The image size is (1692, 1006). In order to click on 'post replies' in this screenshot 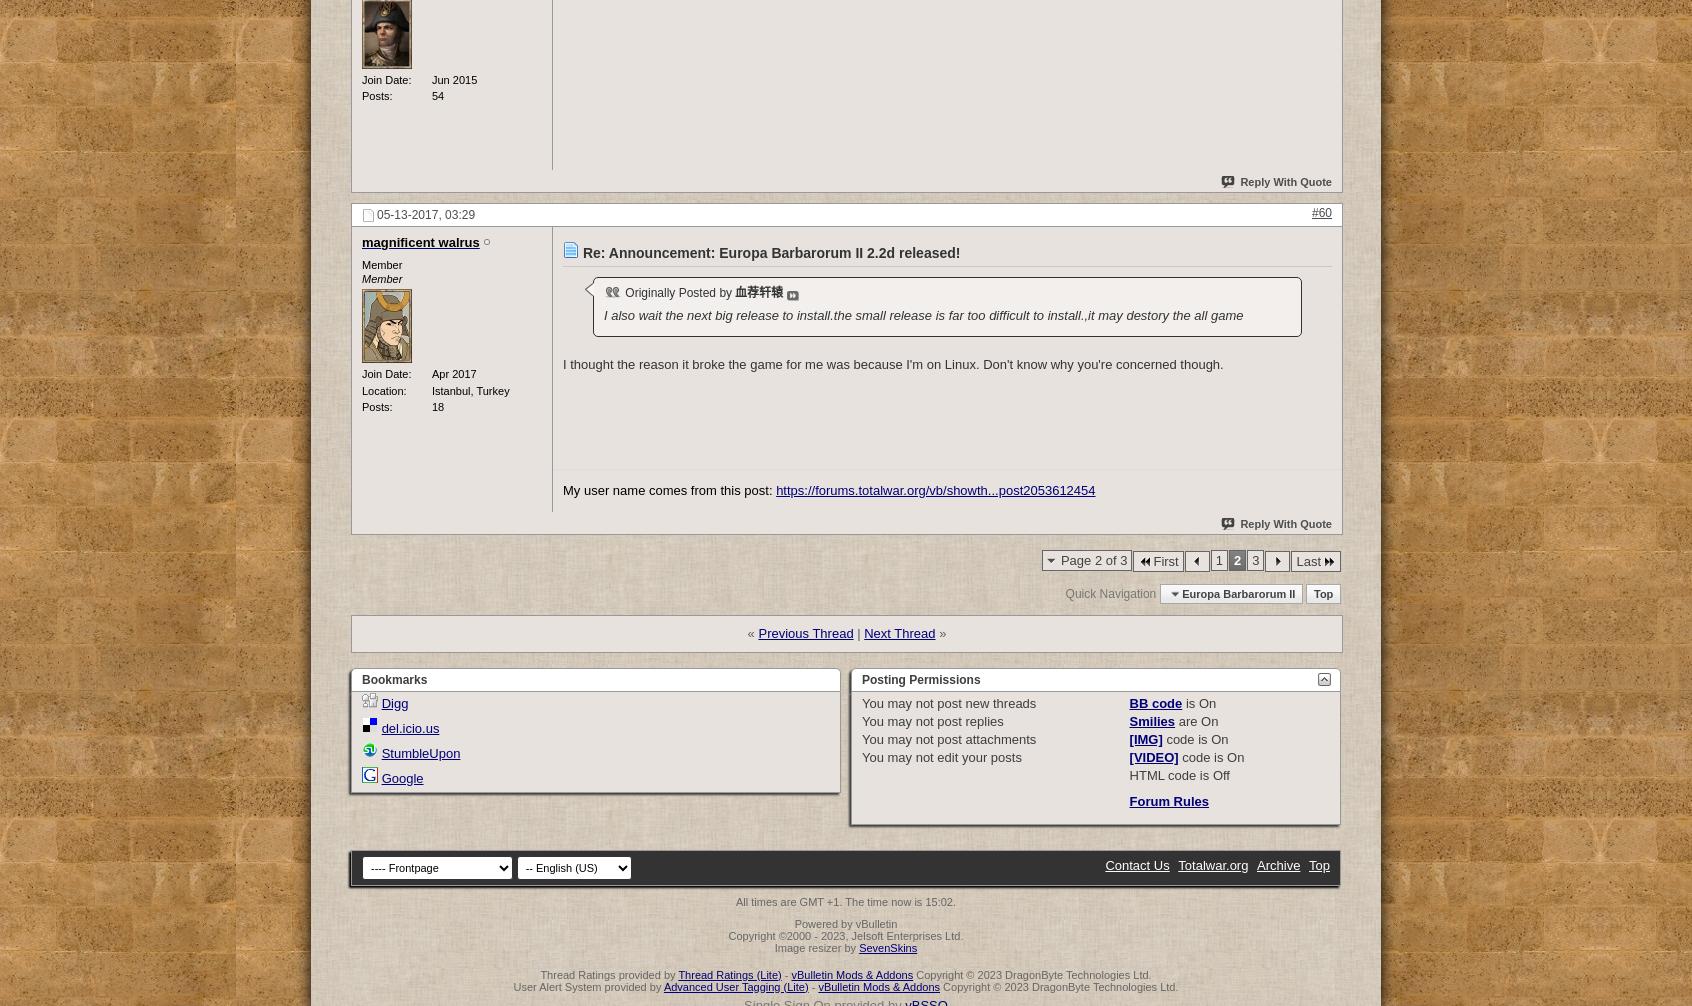, I will do `click(967, 720)`.